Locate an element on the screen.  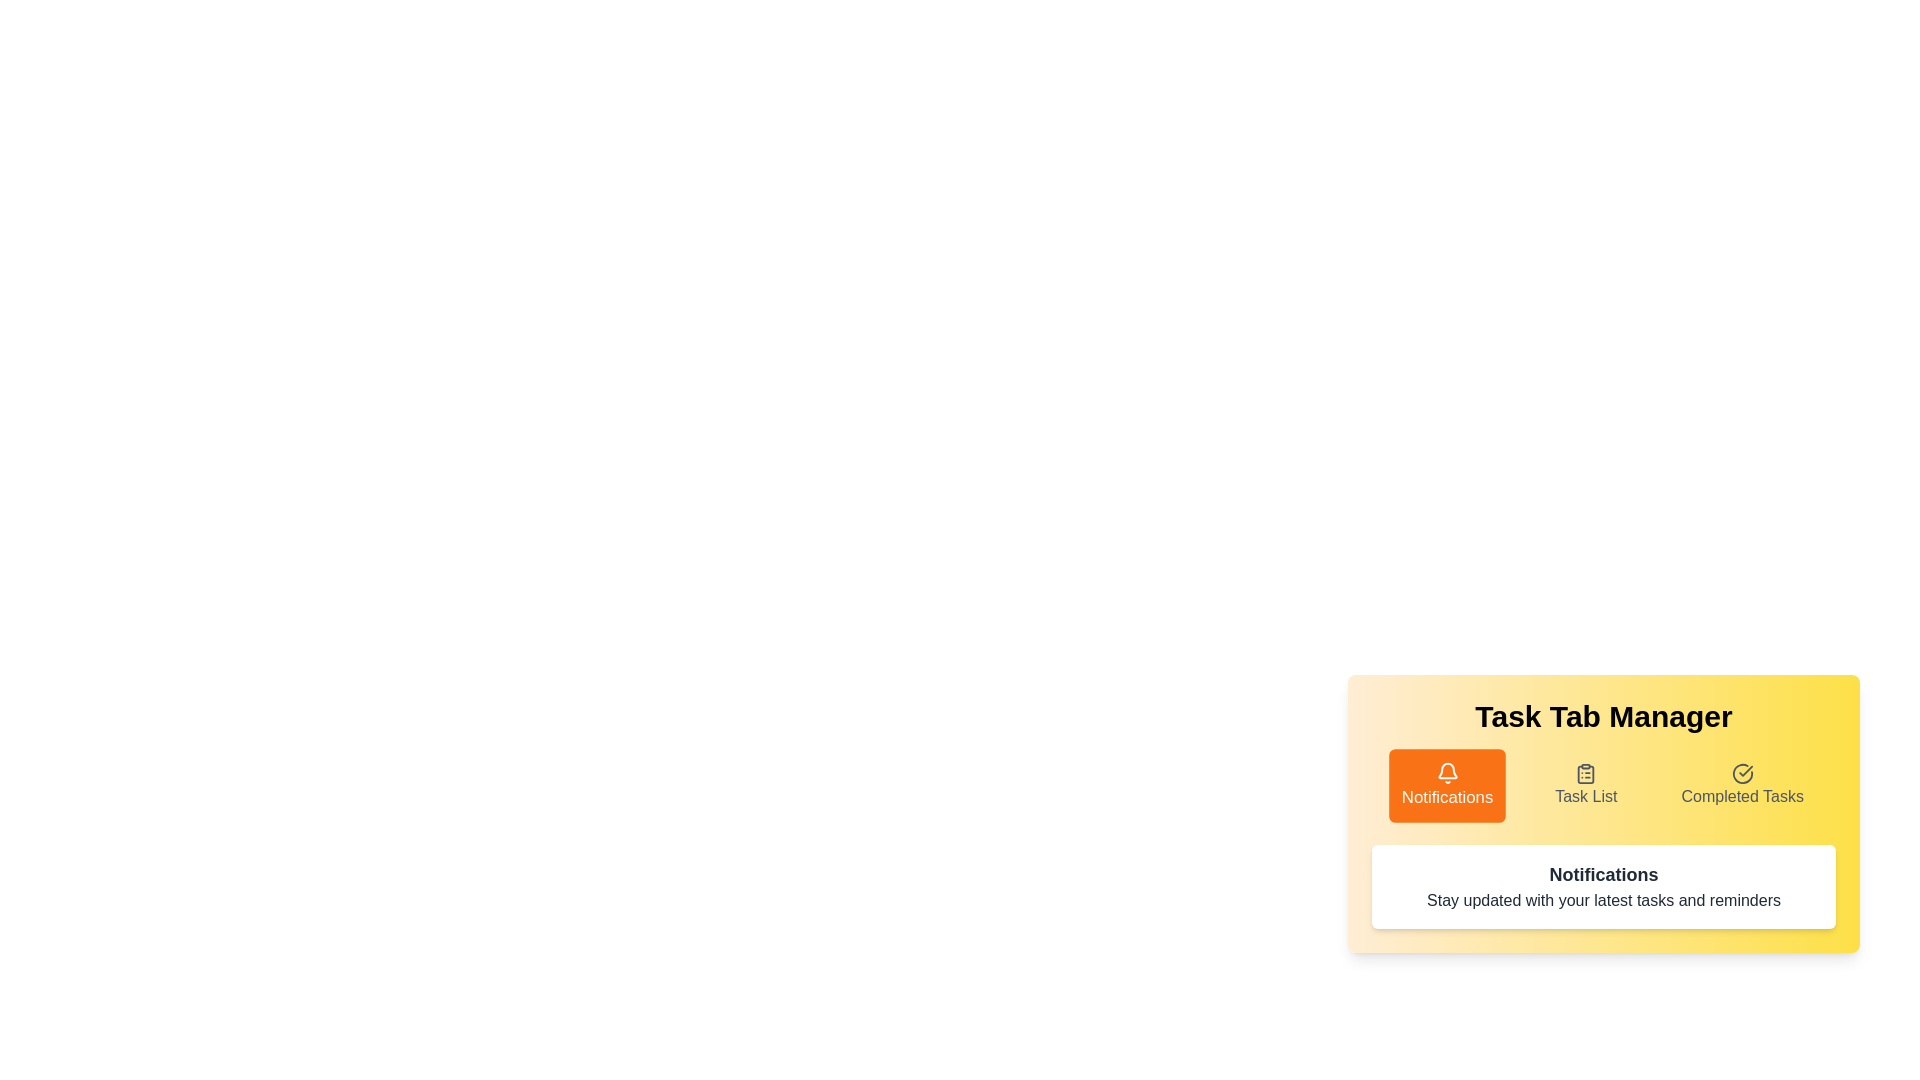
the tab labeled Completed Tasks by clicking on it is located at coordinates (1741, 785).